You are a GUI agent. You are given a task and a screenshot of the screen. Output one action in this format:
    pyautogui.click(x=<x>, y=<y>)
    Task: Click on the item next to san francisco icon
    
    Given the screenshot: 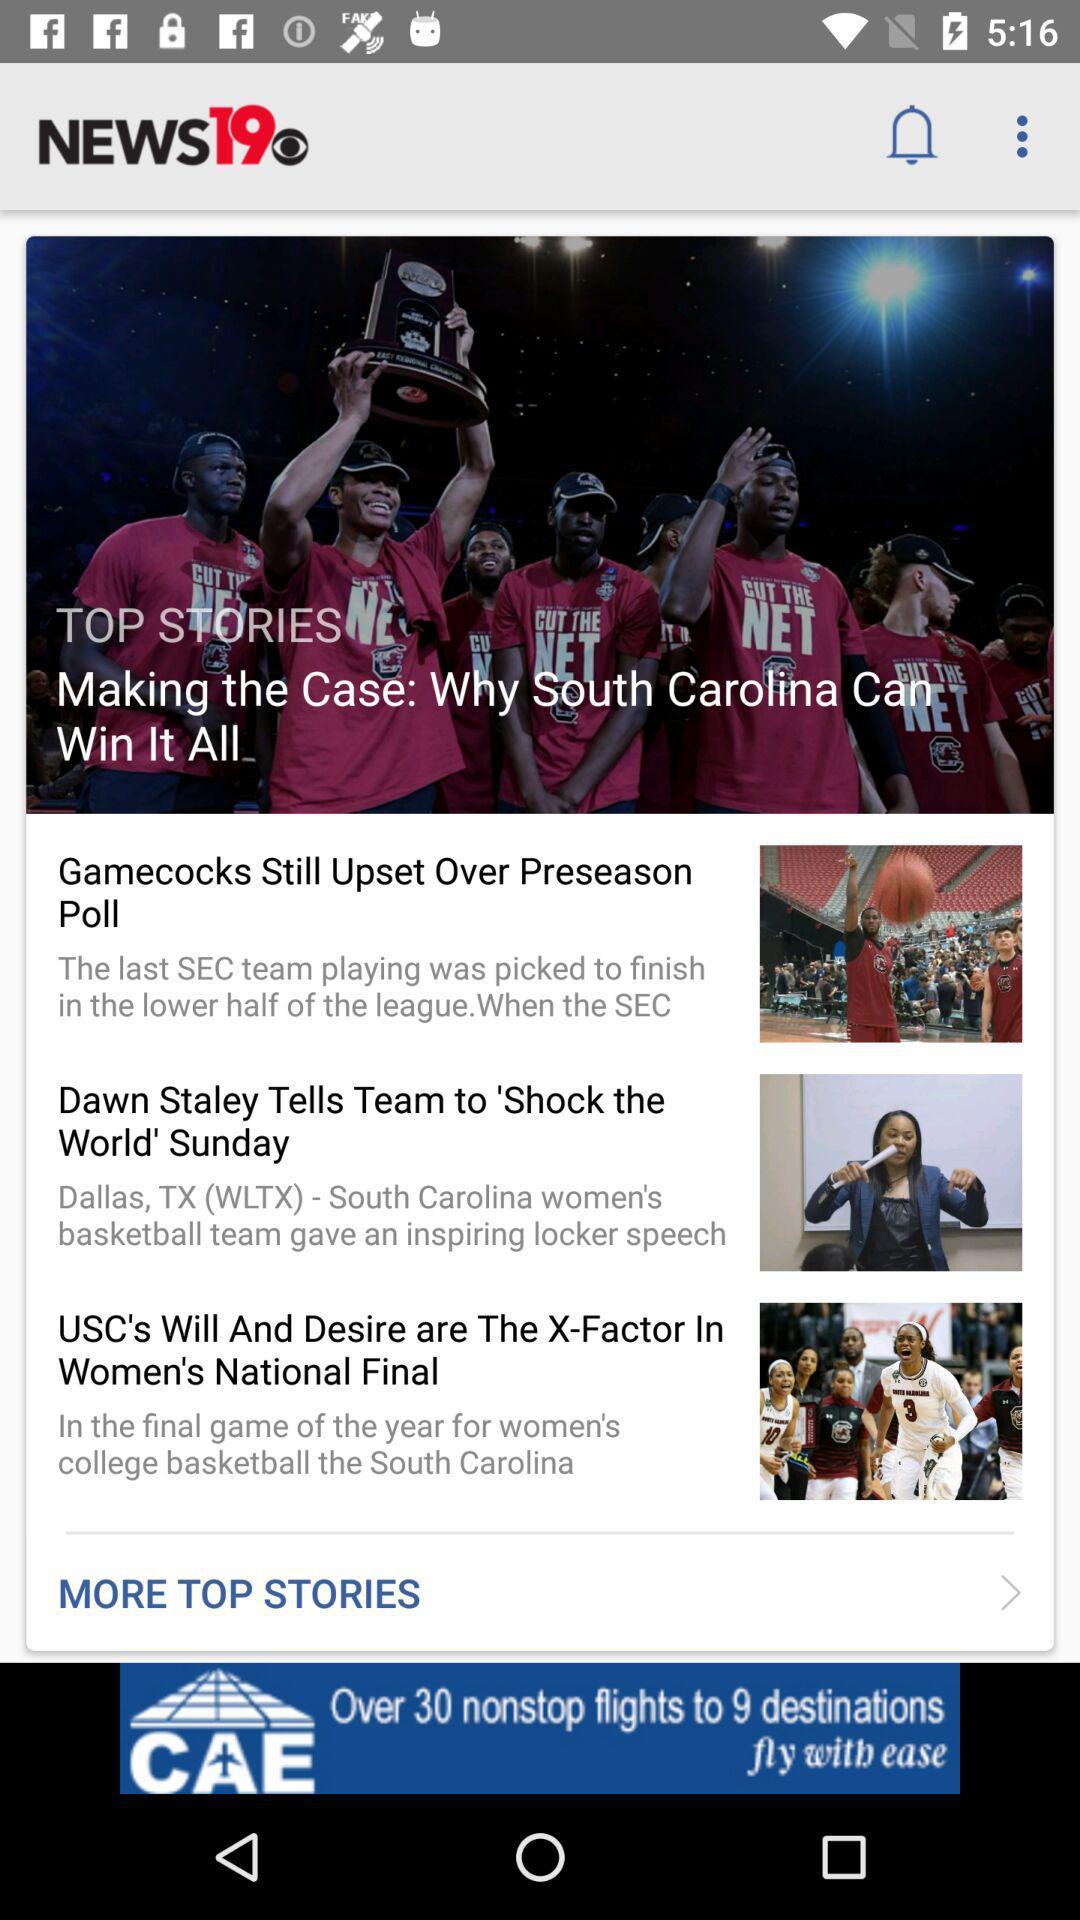 What is the action you would take?
    pyautogui.click(x=919, y=1733)
    